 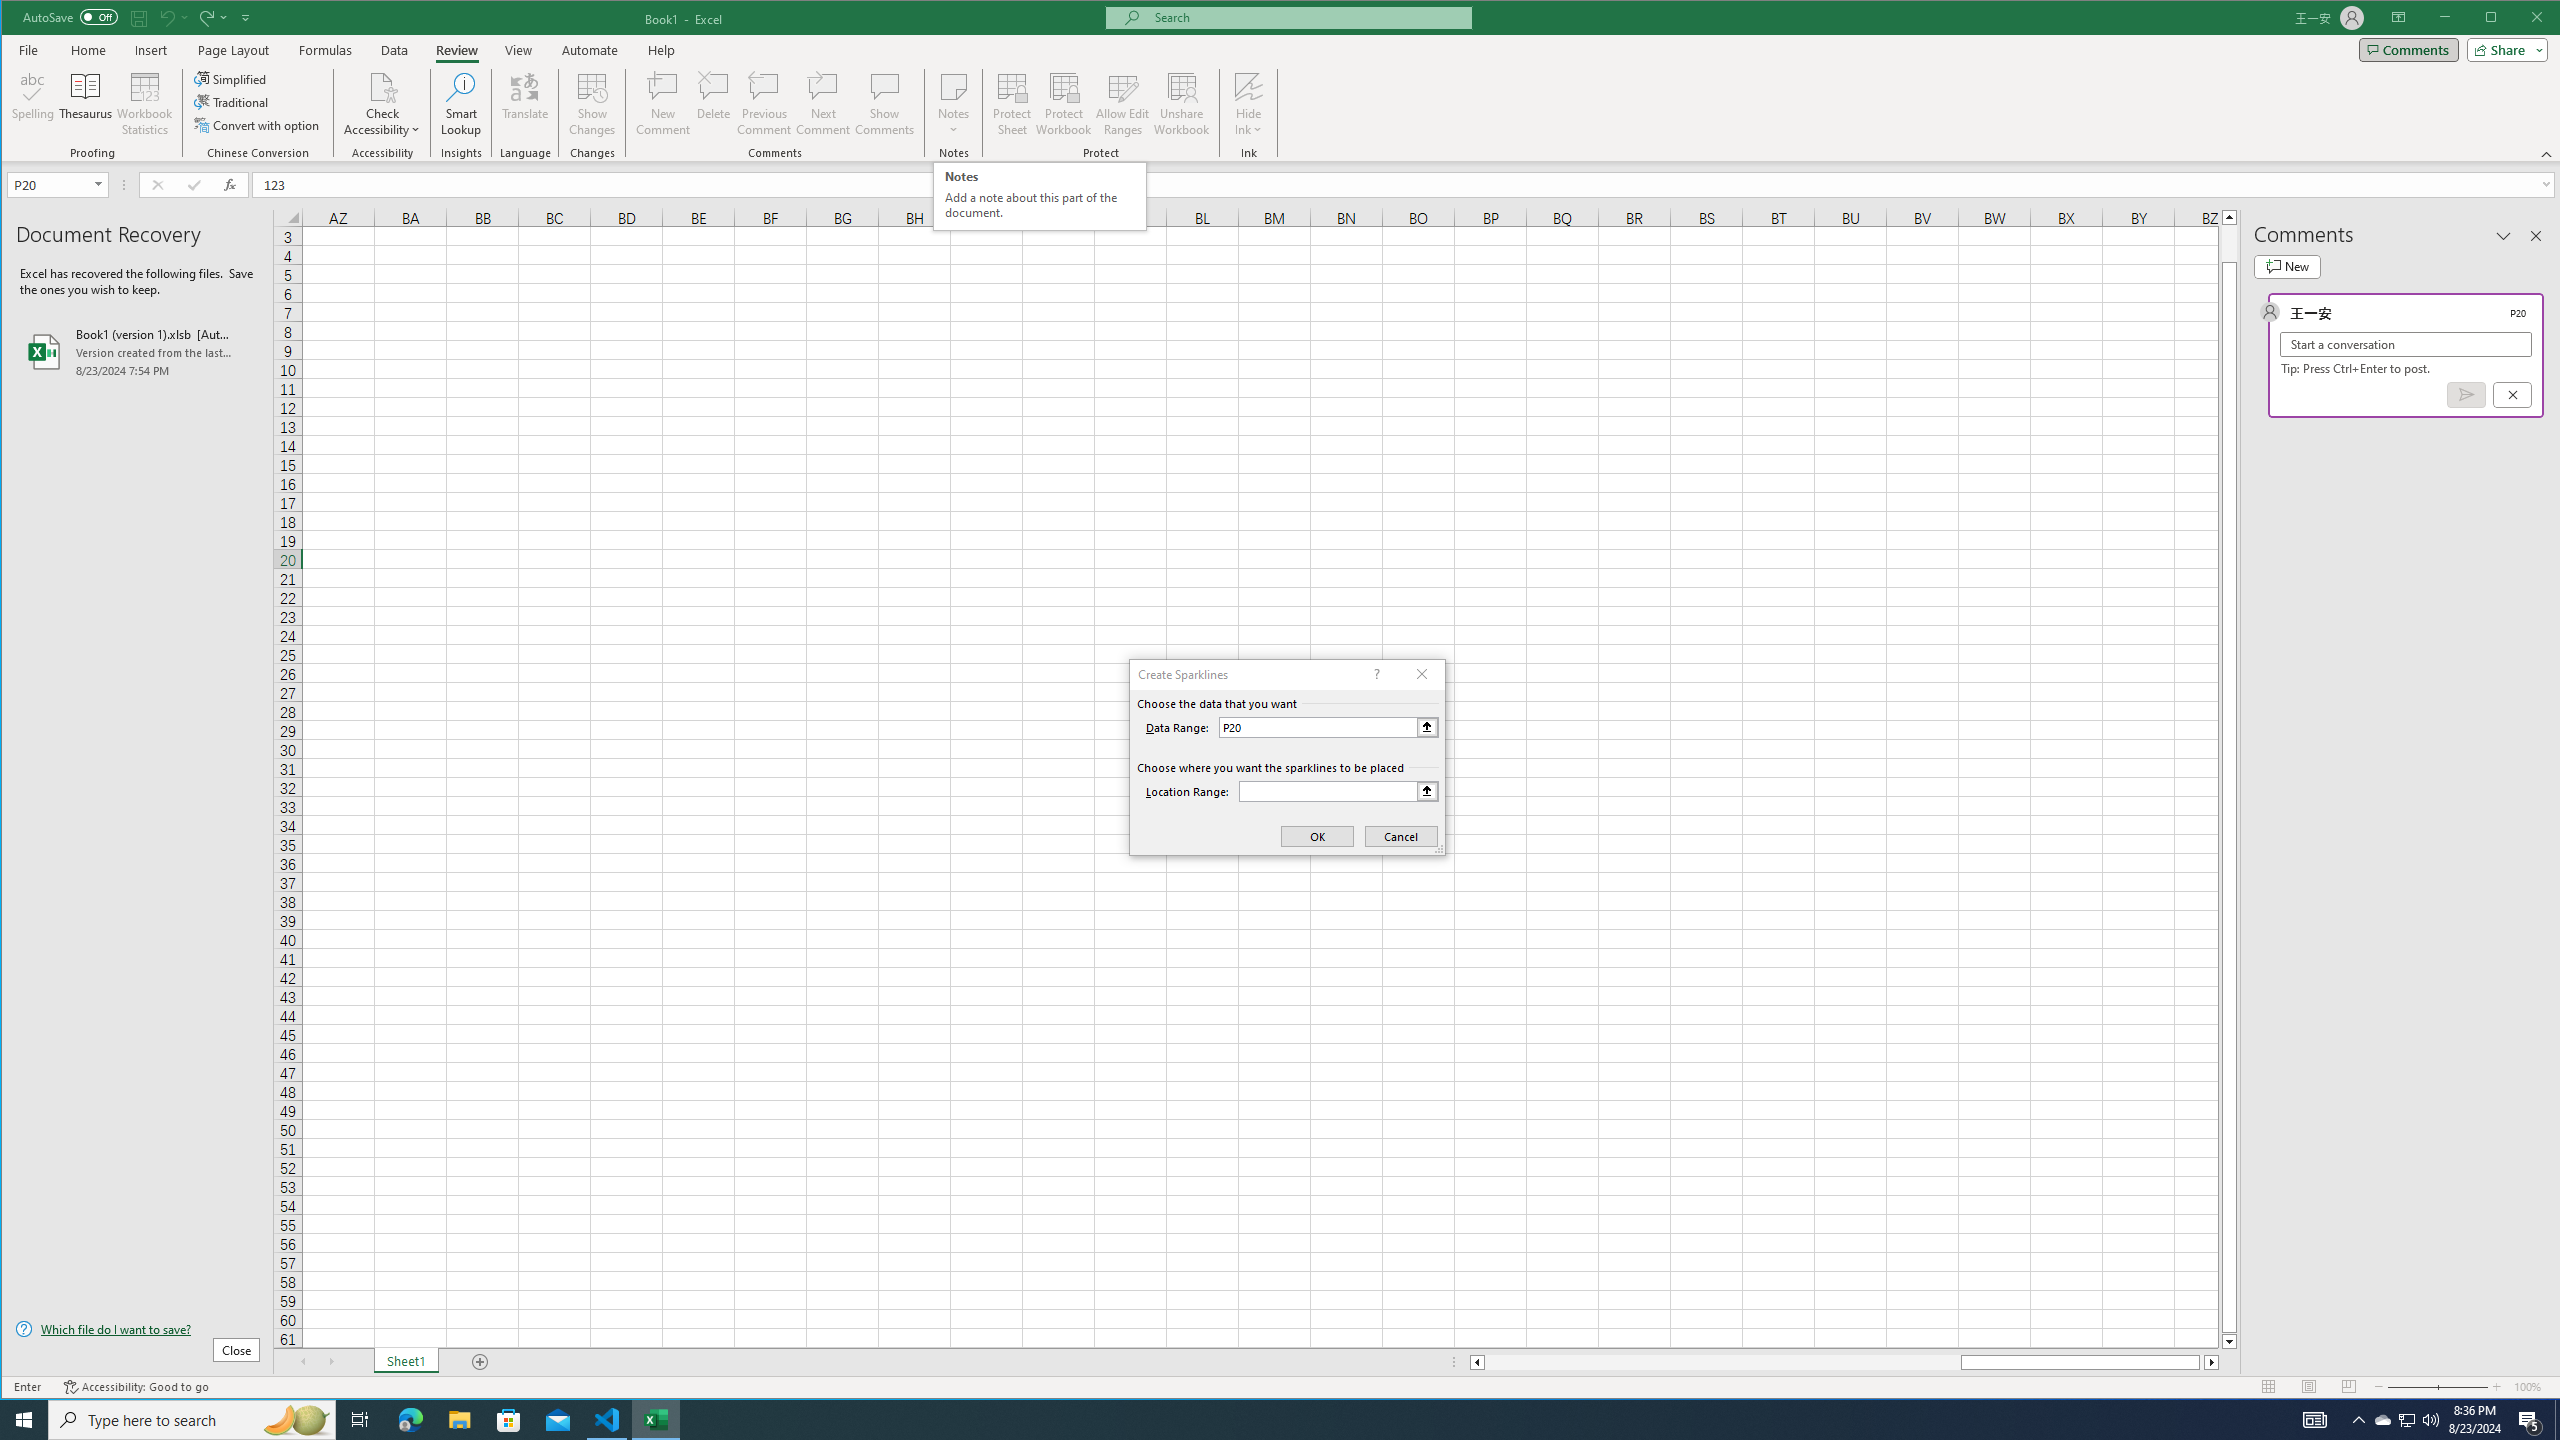 I want to click on 'Traditional', so click(x=232, y=102).